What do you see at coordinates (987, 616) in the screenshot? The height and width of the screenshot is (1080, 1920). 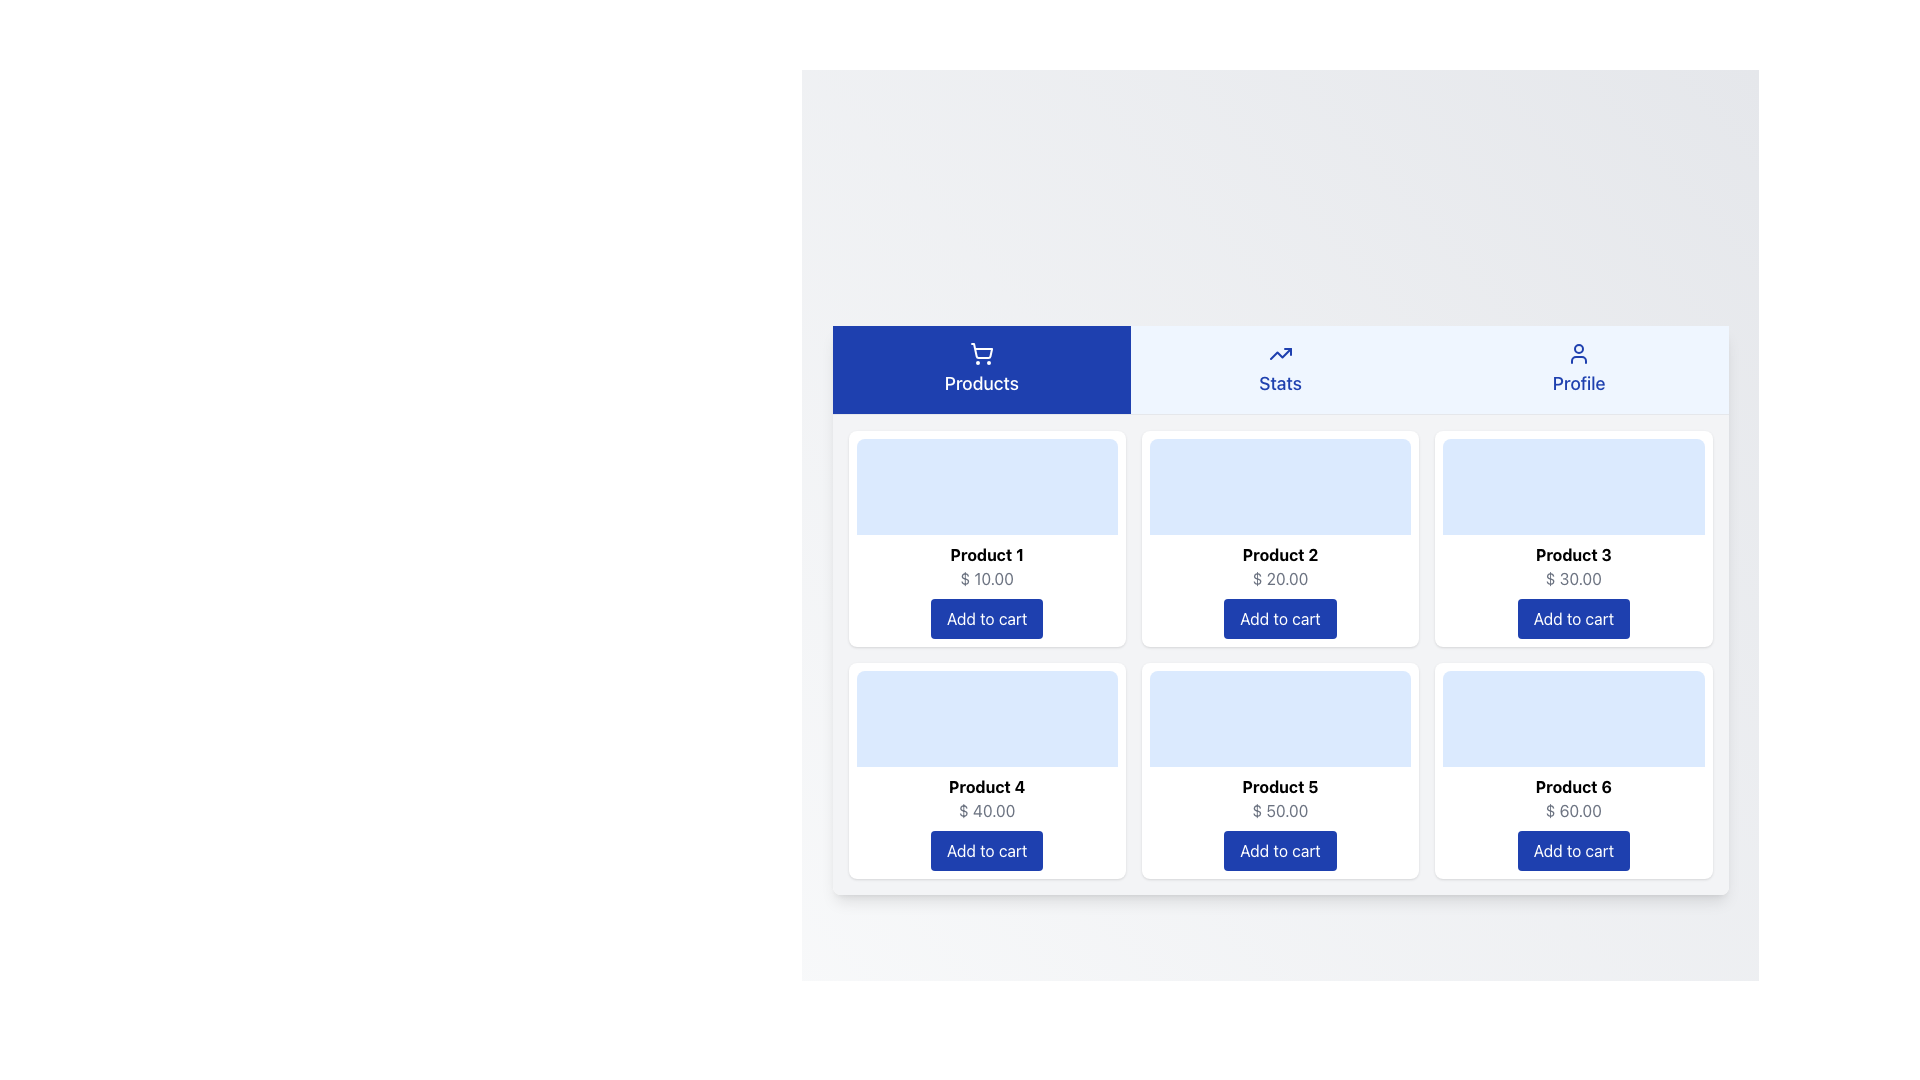 I see `the 'Add to Cart' button located within the card for 'Product 1', which is positioned below the price label '$ 10.00' and aligned centrally within the product card` at bounding box center [987, 616].